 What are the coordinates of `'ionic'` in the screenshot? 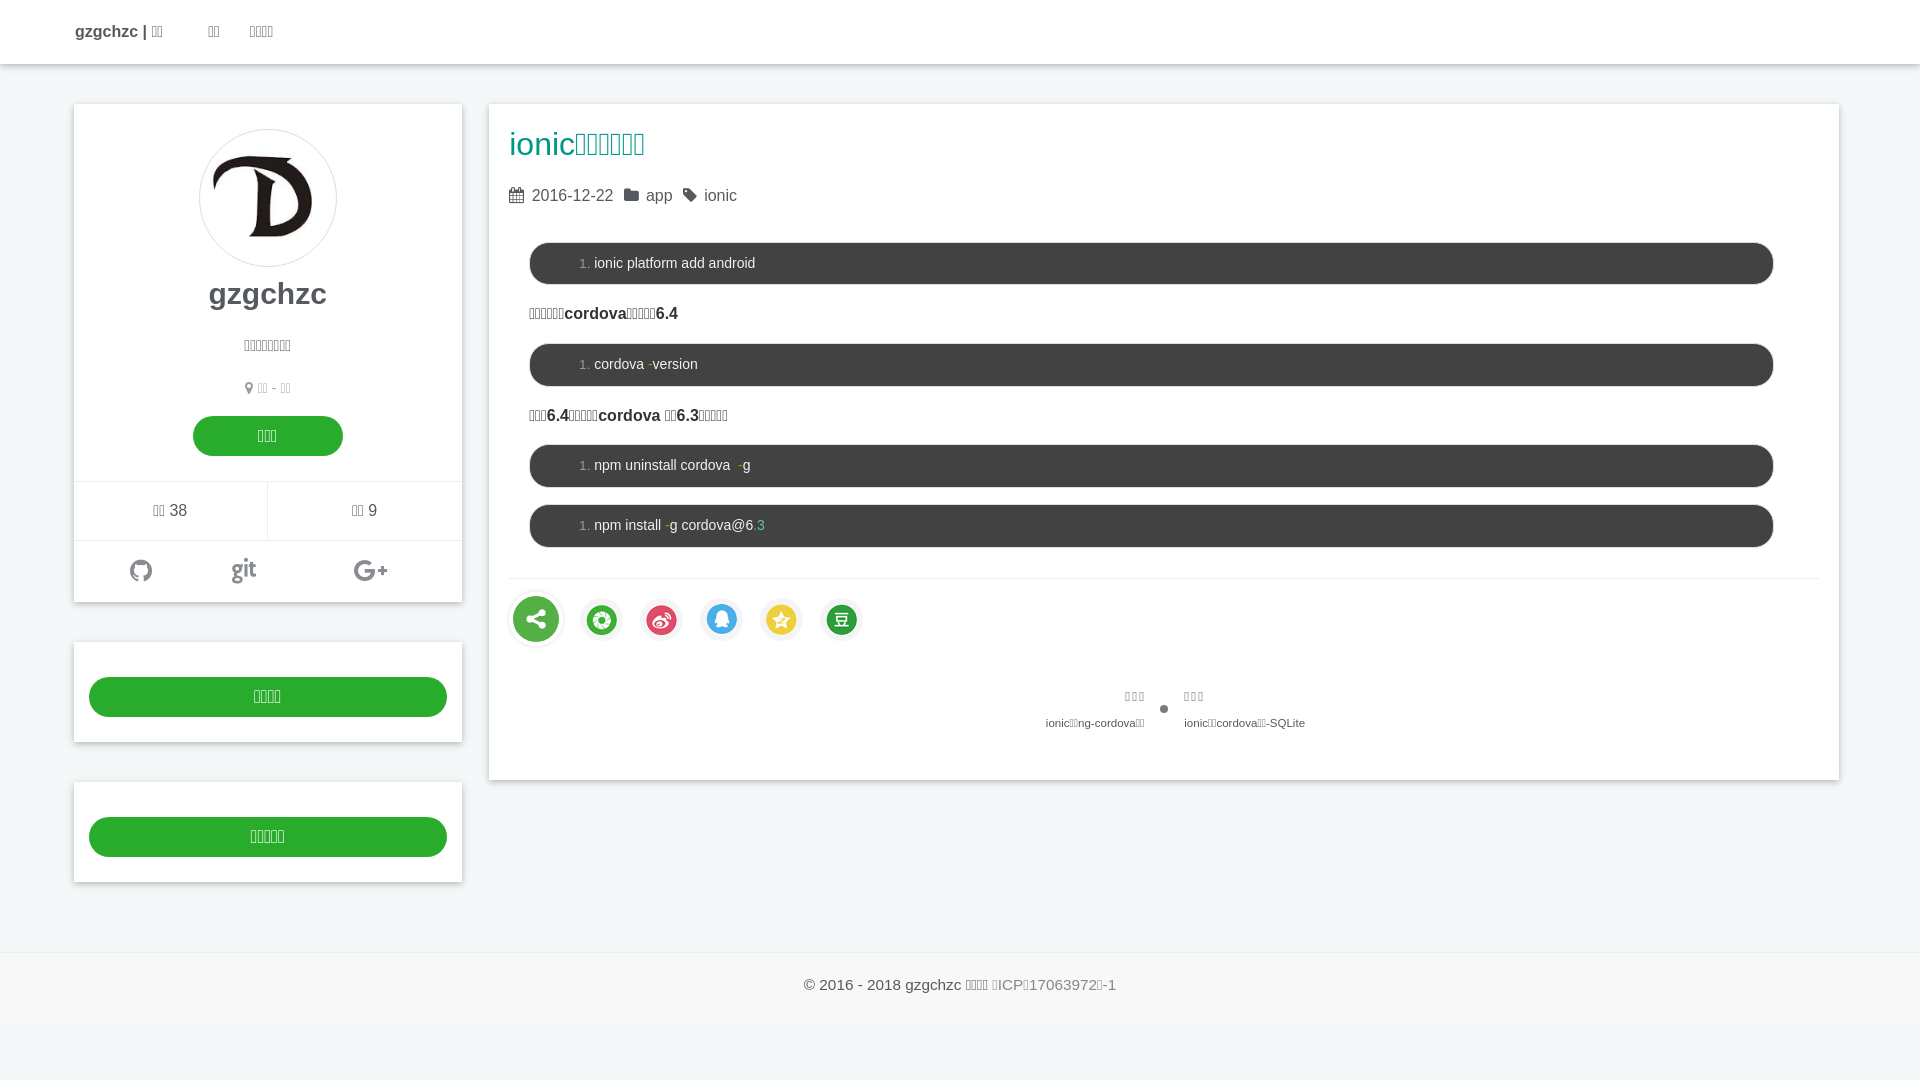 It's located at (704, 195).